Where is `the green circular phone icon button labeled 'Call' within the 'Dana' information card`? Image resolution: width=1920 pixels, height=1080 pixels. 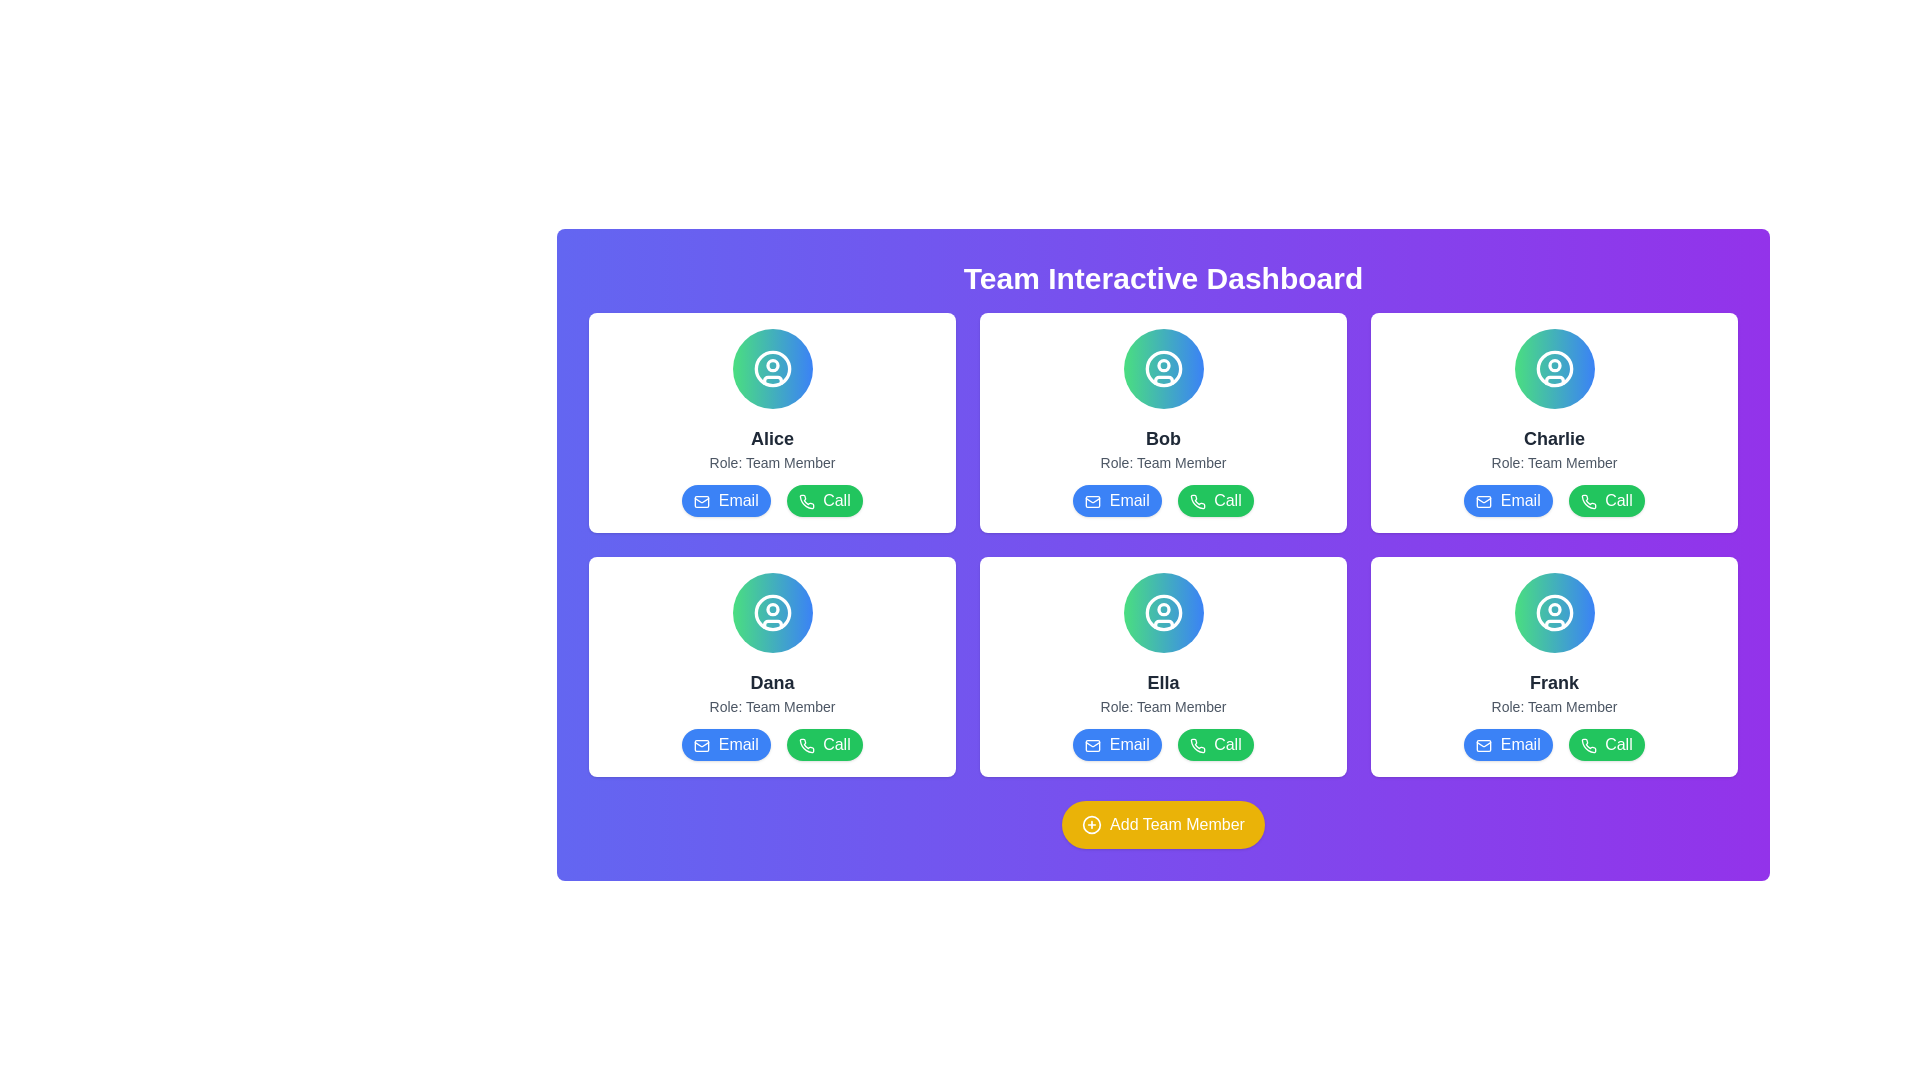 the green circular phone icon button labeled 'Call' within the 'Dana' information card is located at coordinates (806, 745).